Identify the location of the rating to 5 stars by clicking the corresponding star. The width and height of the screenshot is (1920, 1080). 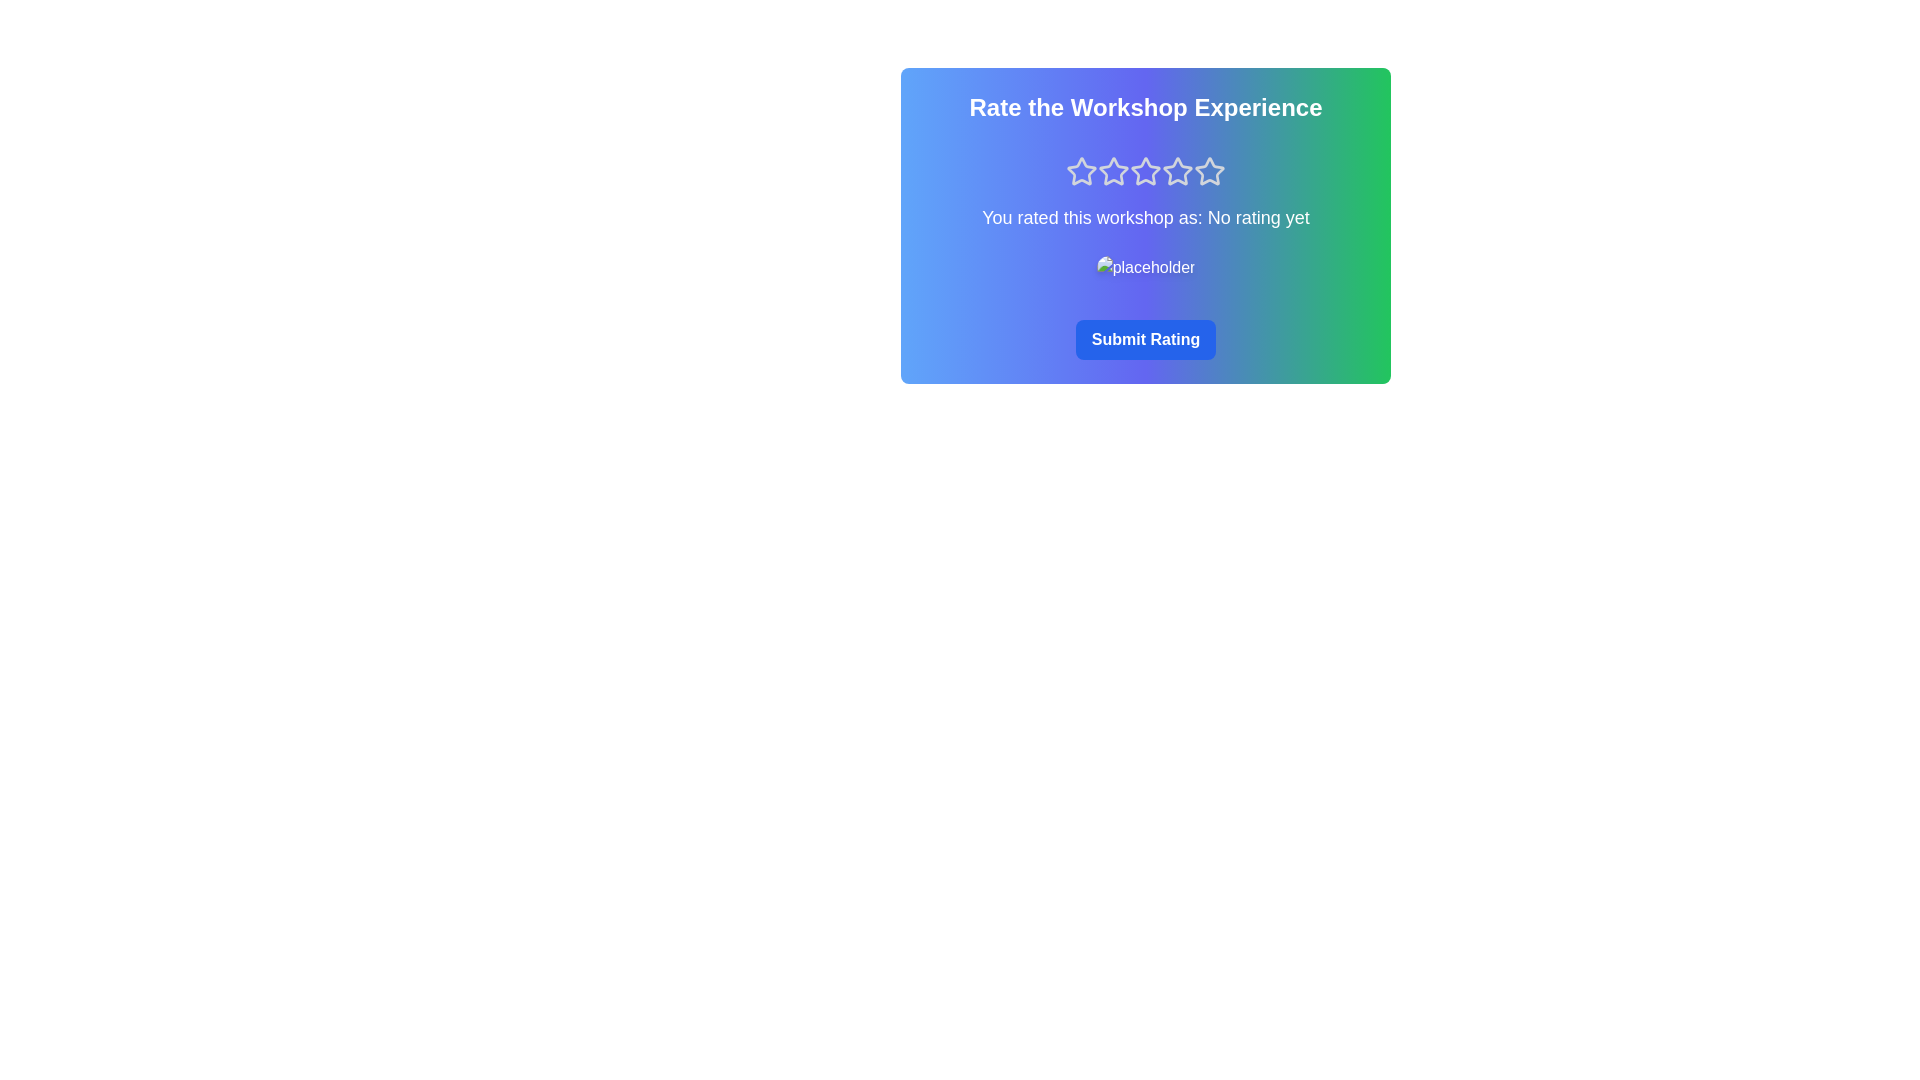
(1208, 171).